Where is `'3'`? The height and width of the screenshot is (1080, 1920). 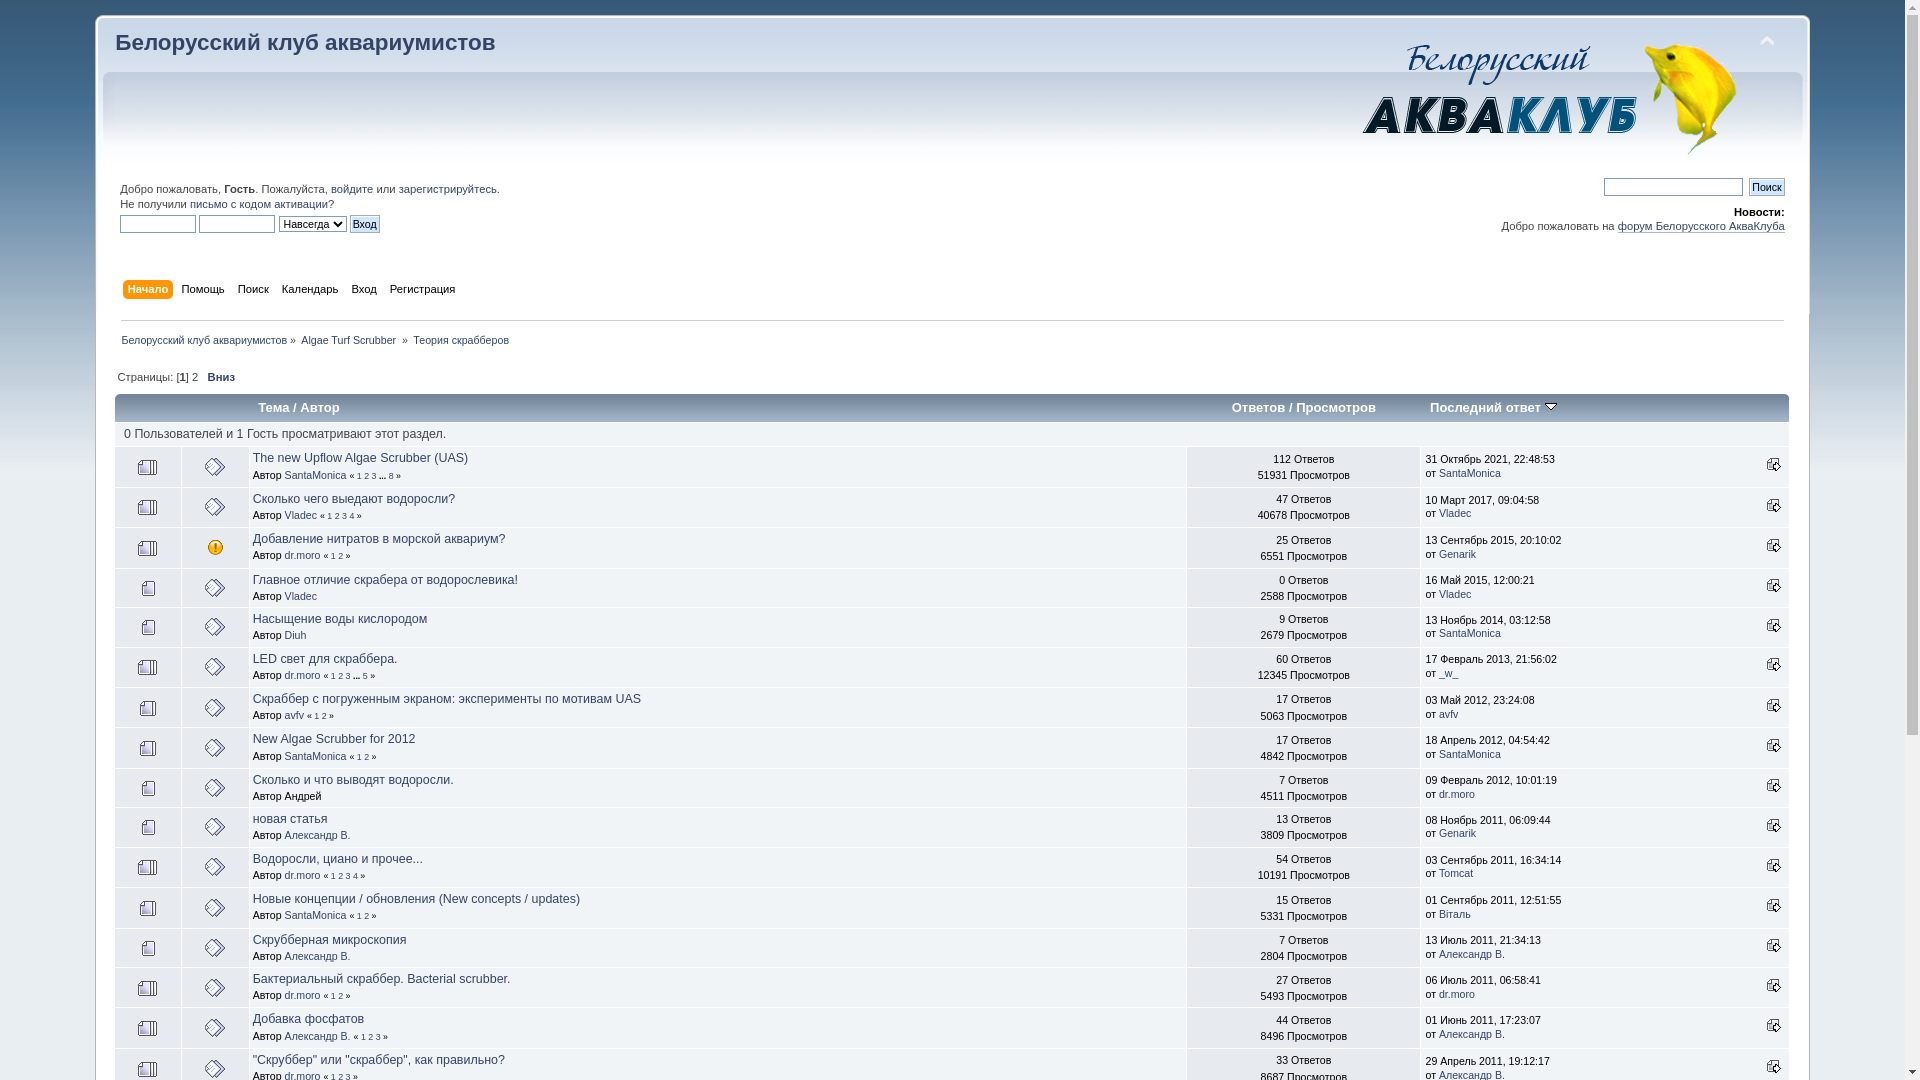
'3' is located at coordinates (372, 475).